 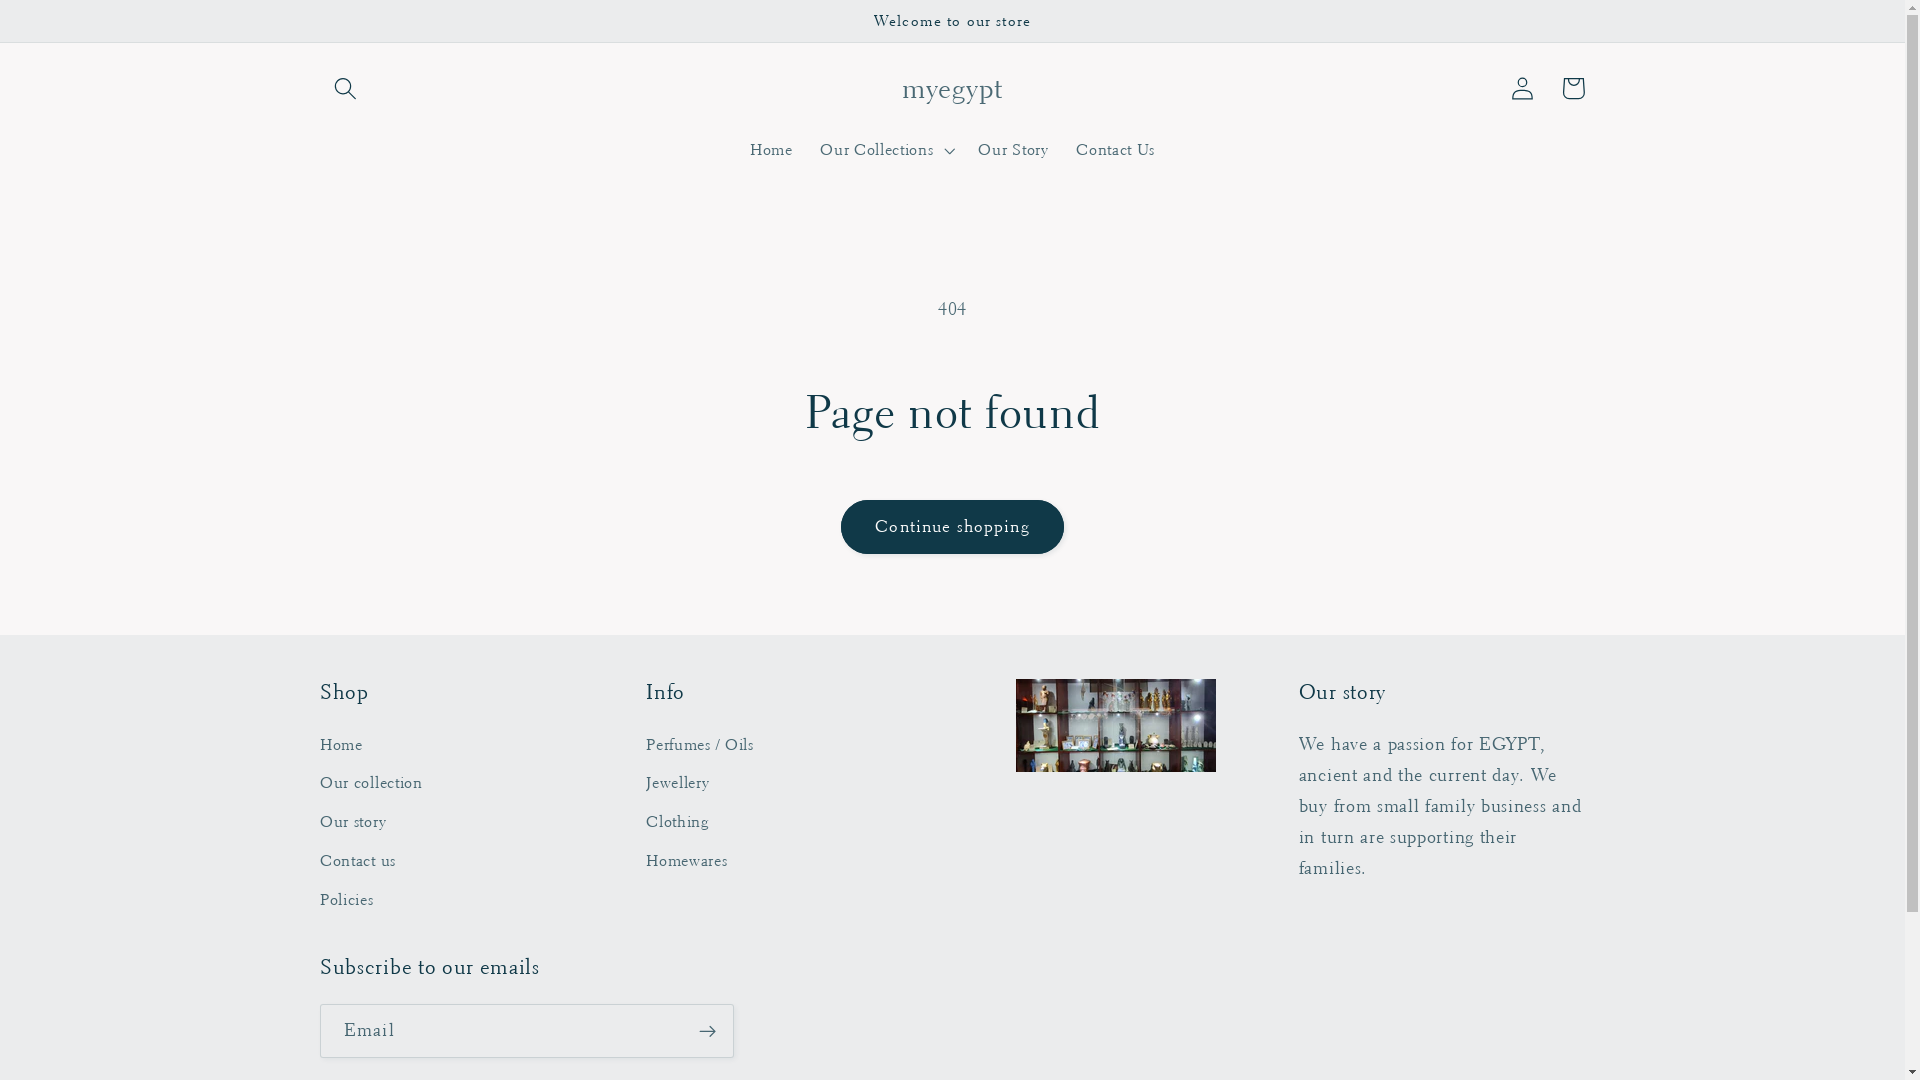 I want to click on 'myegypt', so click(x=950, y=87).